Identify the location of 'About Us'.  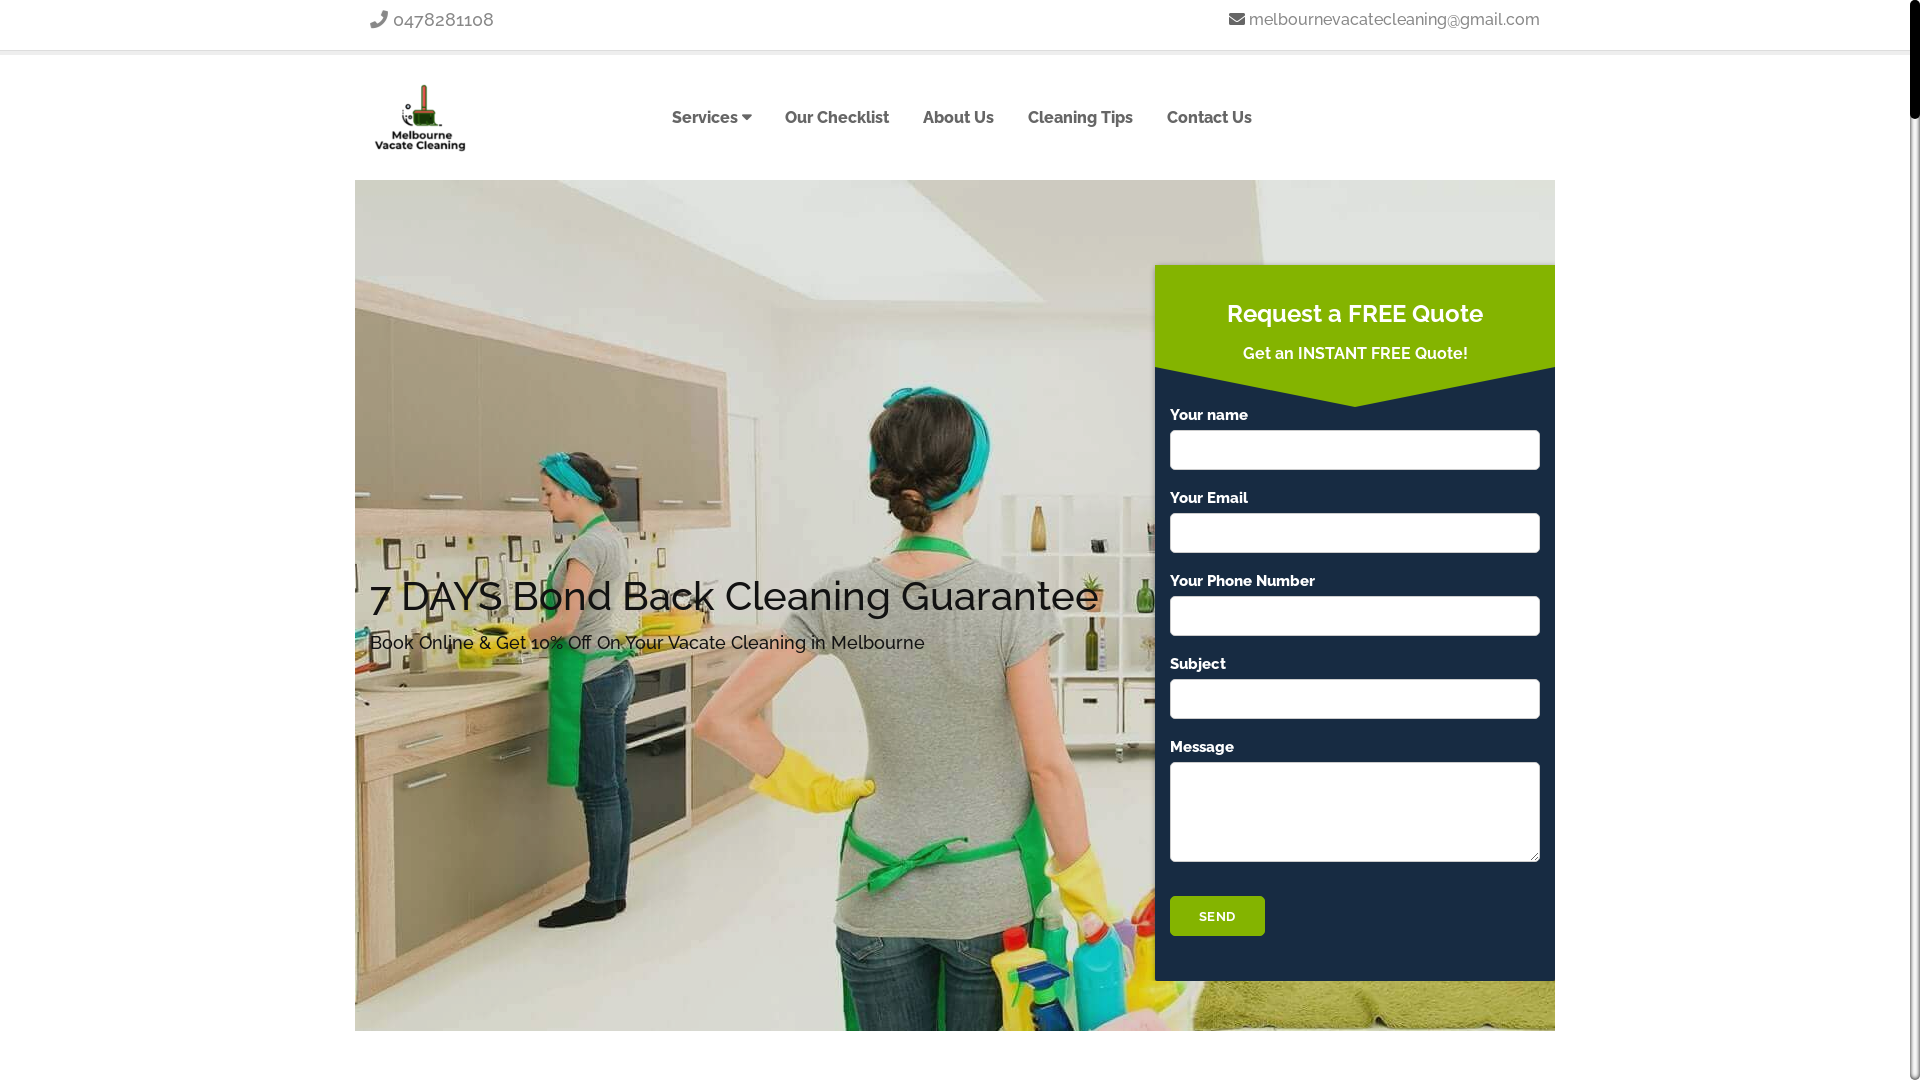
(957, 117).